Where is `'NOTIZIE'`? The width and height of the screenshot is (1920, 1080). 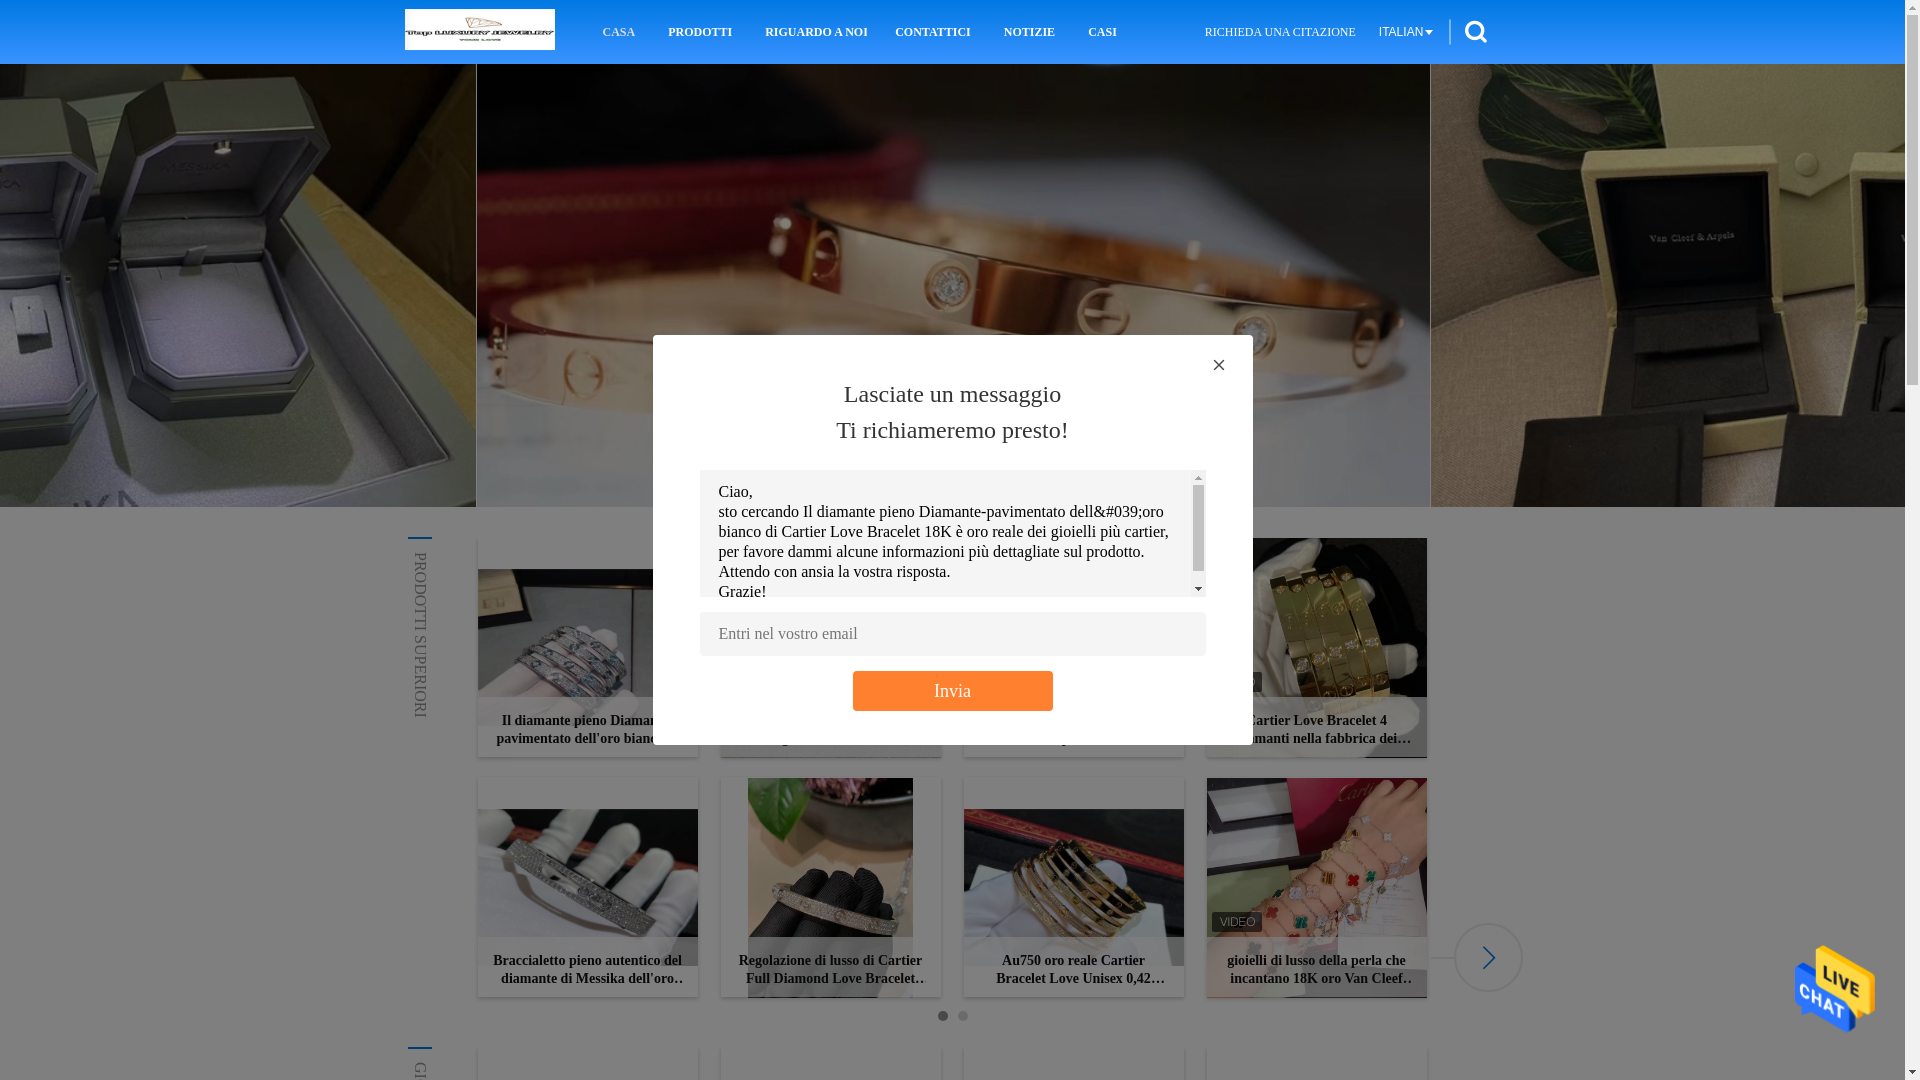
'NOTIZIE' is located at coordinates (1029, 31).